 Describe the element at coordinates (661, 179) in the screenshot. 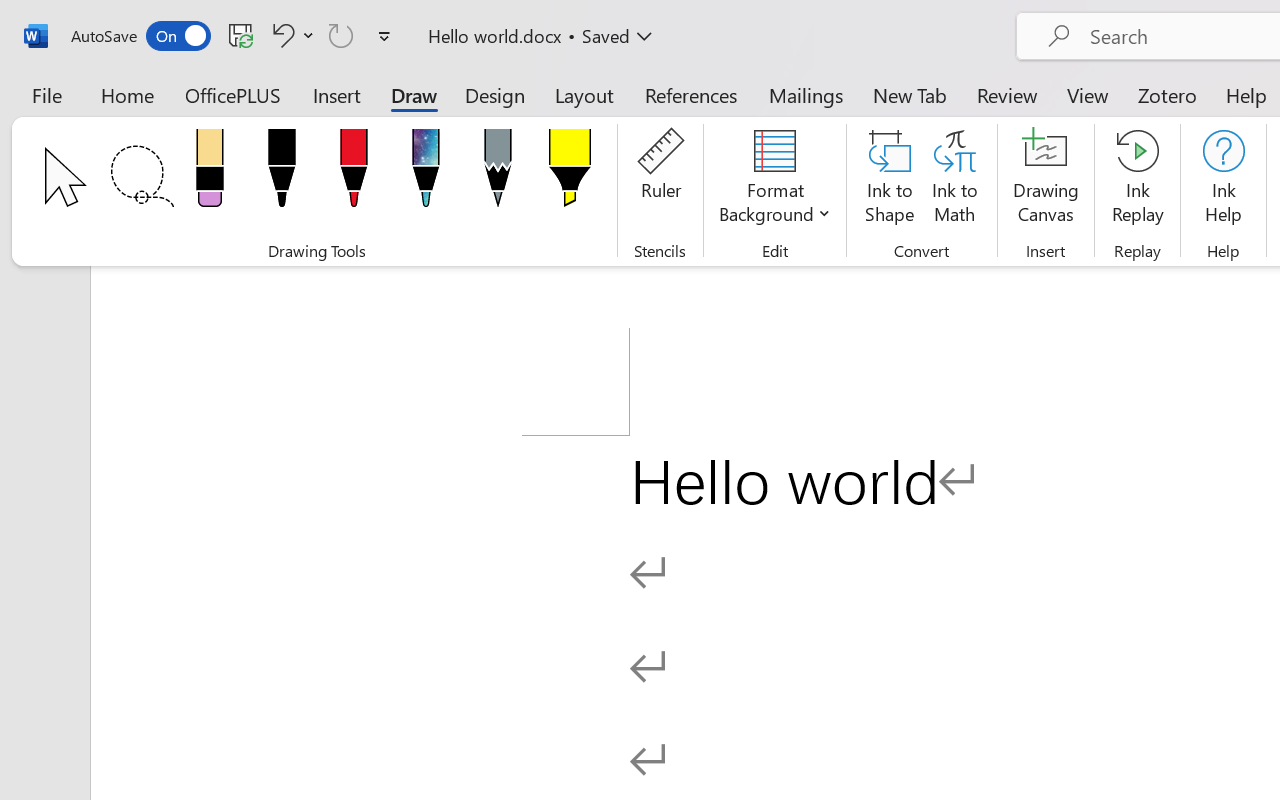

I see `'Ruler'` at that location.